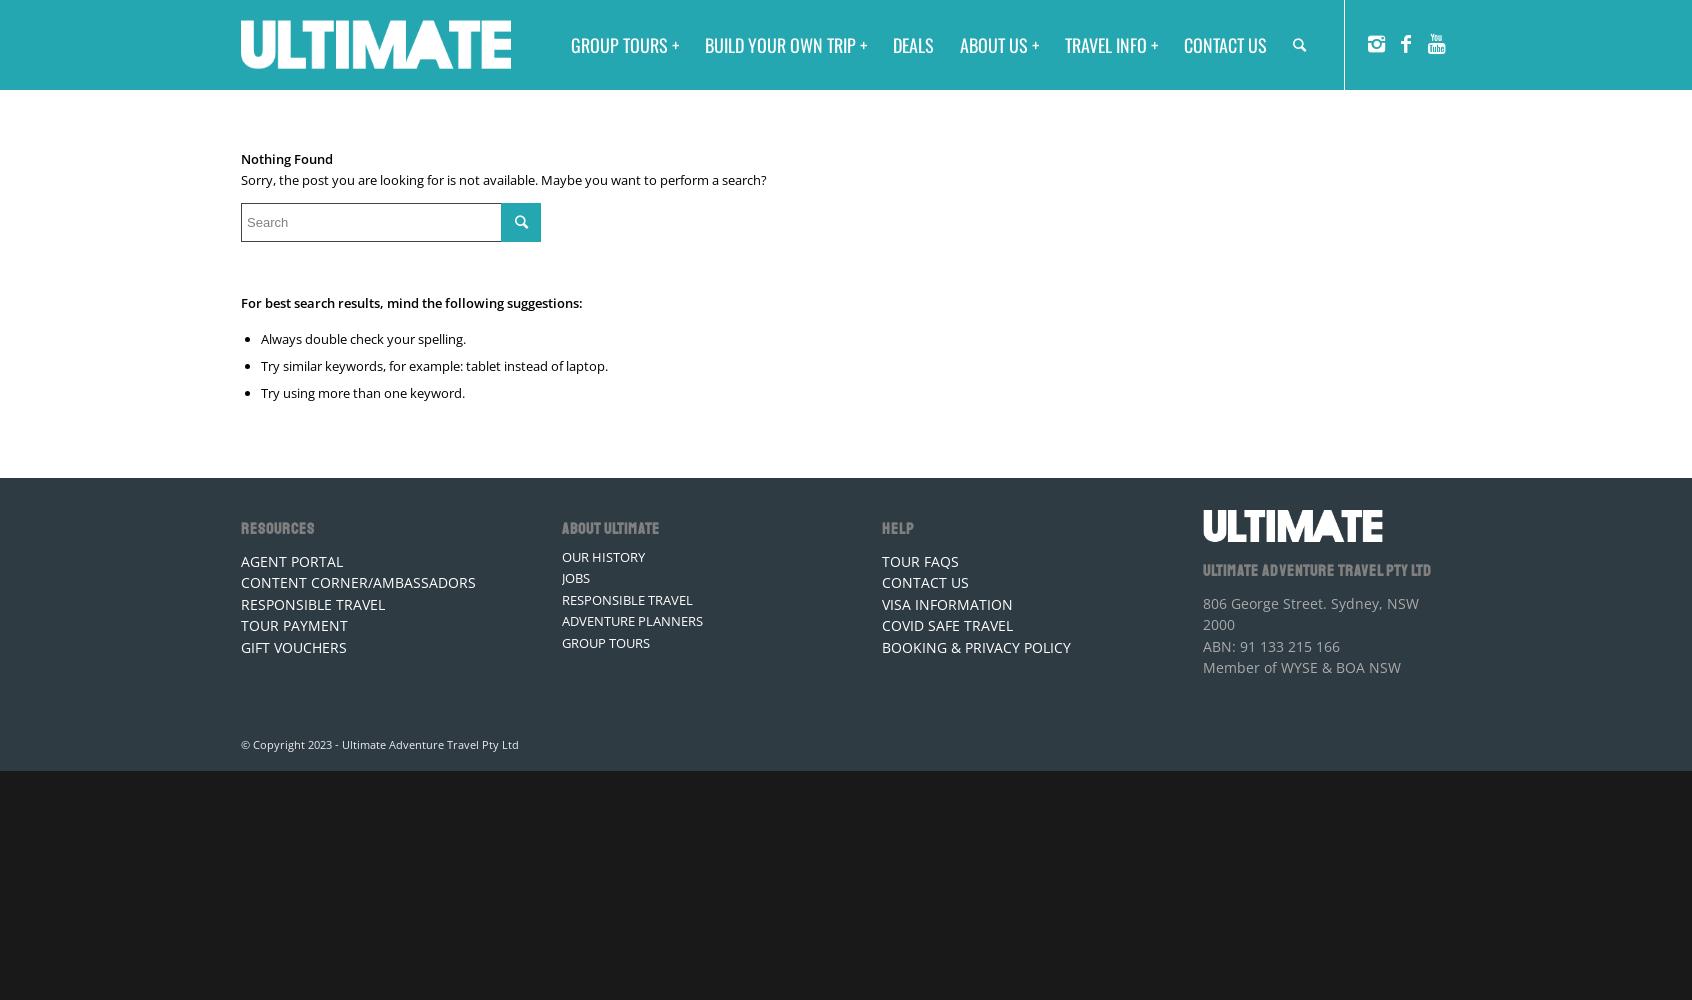  What do you see at coordinates (561, 620) in the screenshot?
I see `'ADVENTURE PLANNERS'` at bounding box center [561, 620].